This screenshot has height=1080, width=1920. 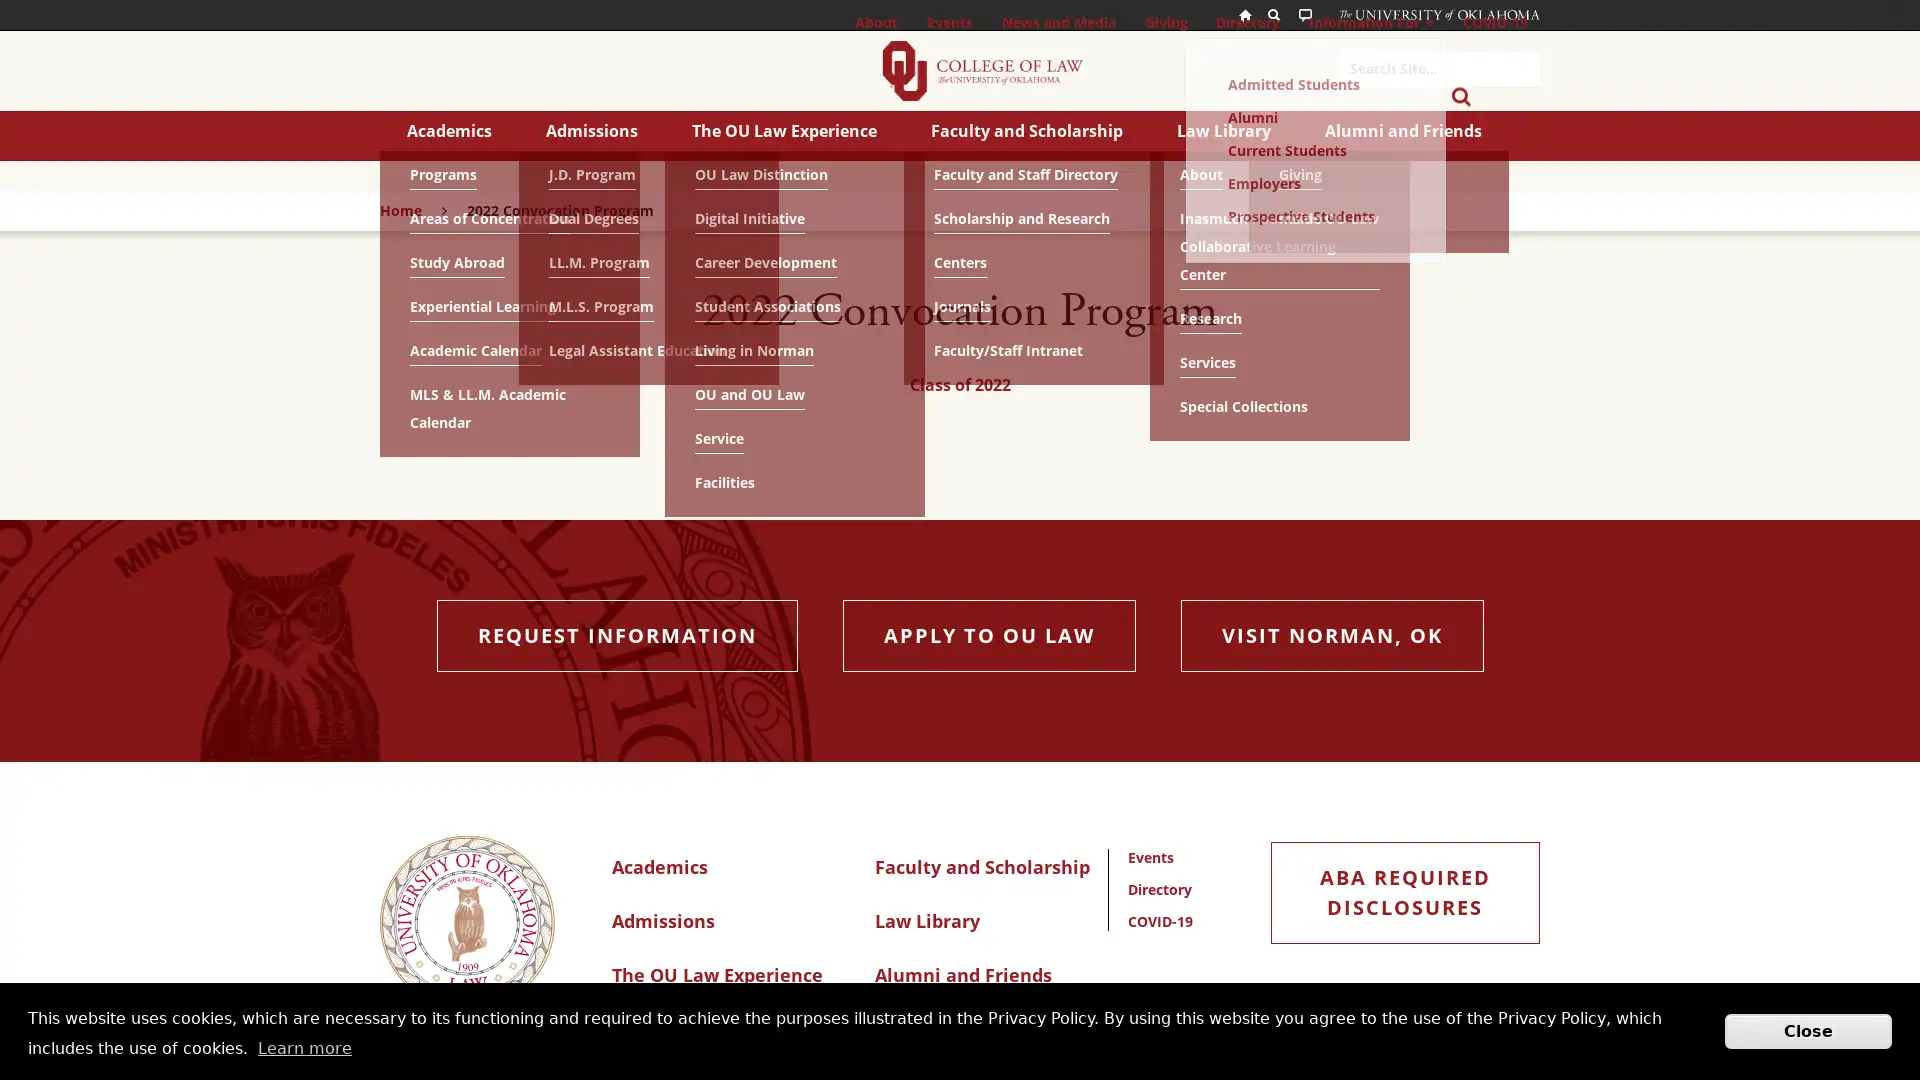 What do you see at coordinates (1521, 108) in the screenshot?
I see `Submit Search` at bounding box center [1521, 108].